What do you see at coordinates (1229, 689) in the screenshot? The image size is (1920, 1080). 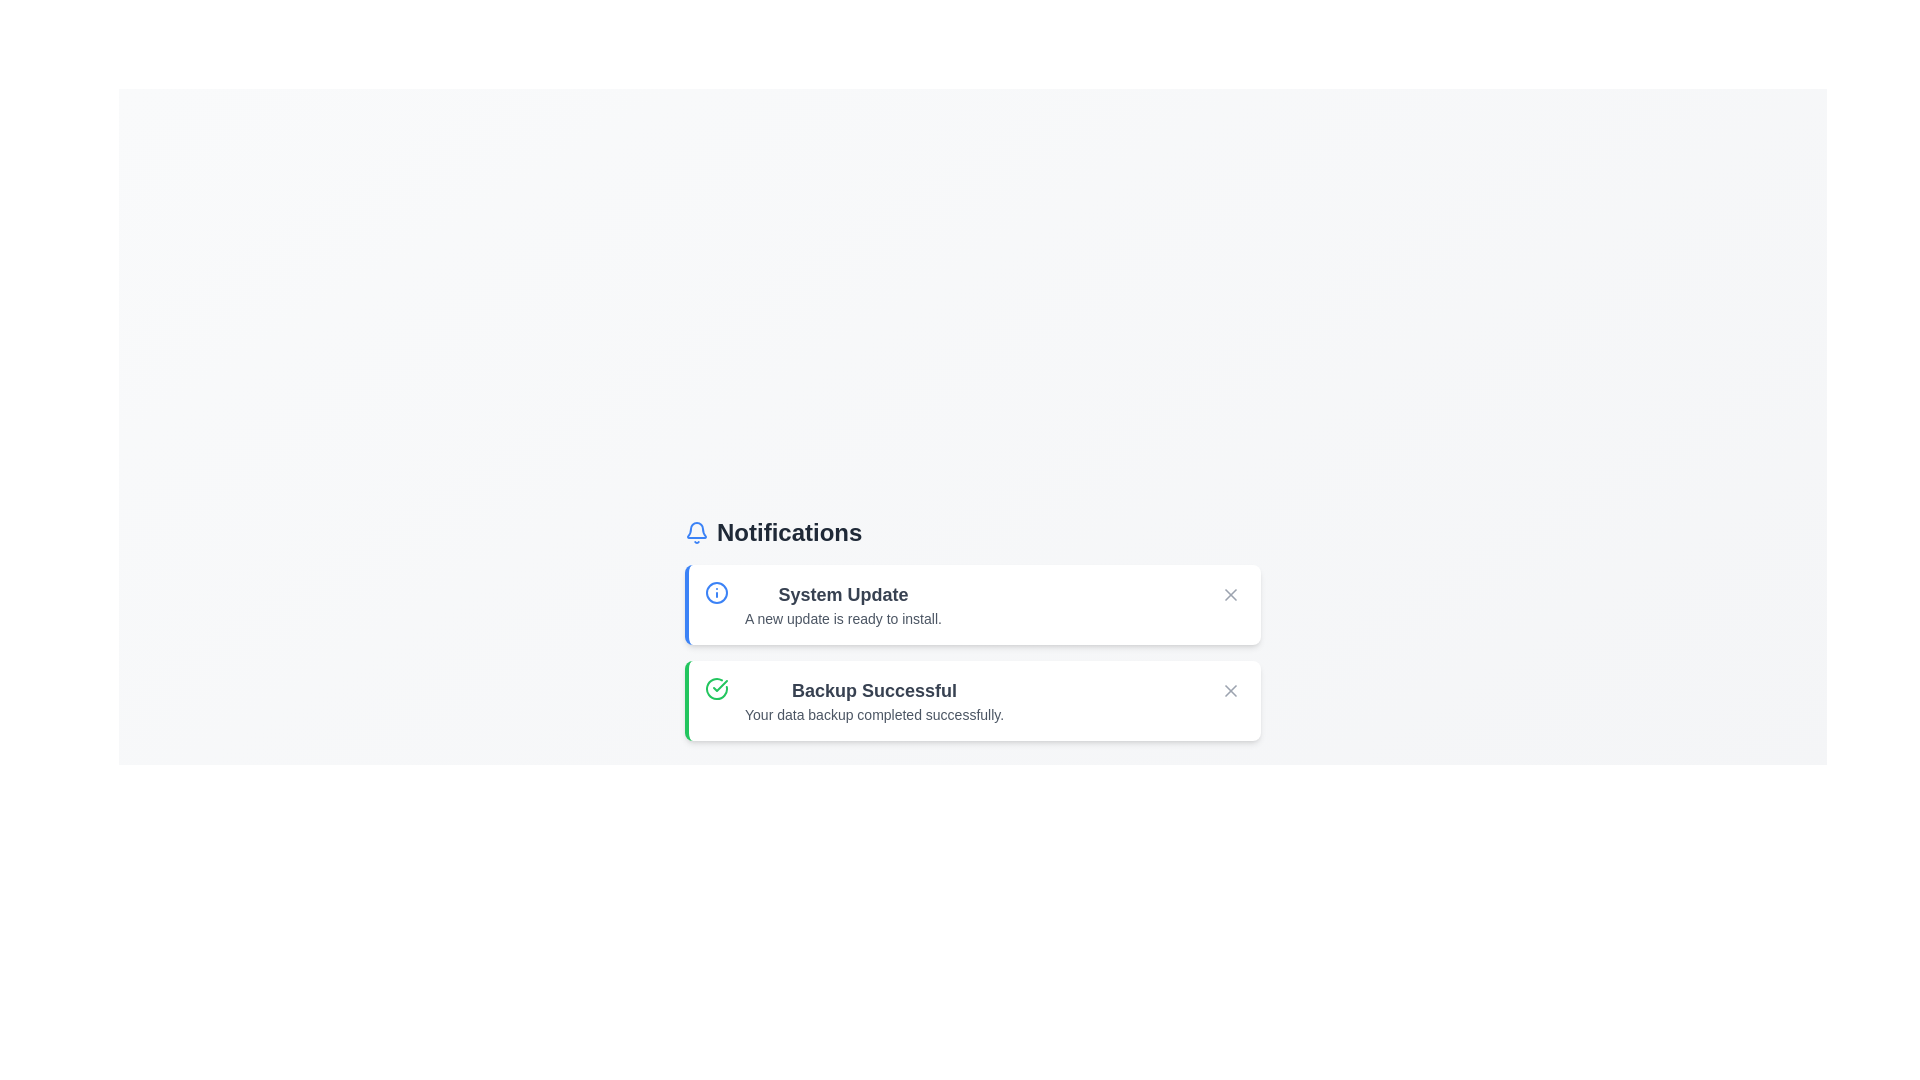 I see `the close/dismiss icon button located in the top-right corner of the 'Backup Successful' notification` at bounding box center [1229, 689].